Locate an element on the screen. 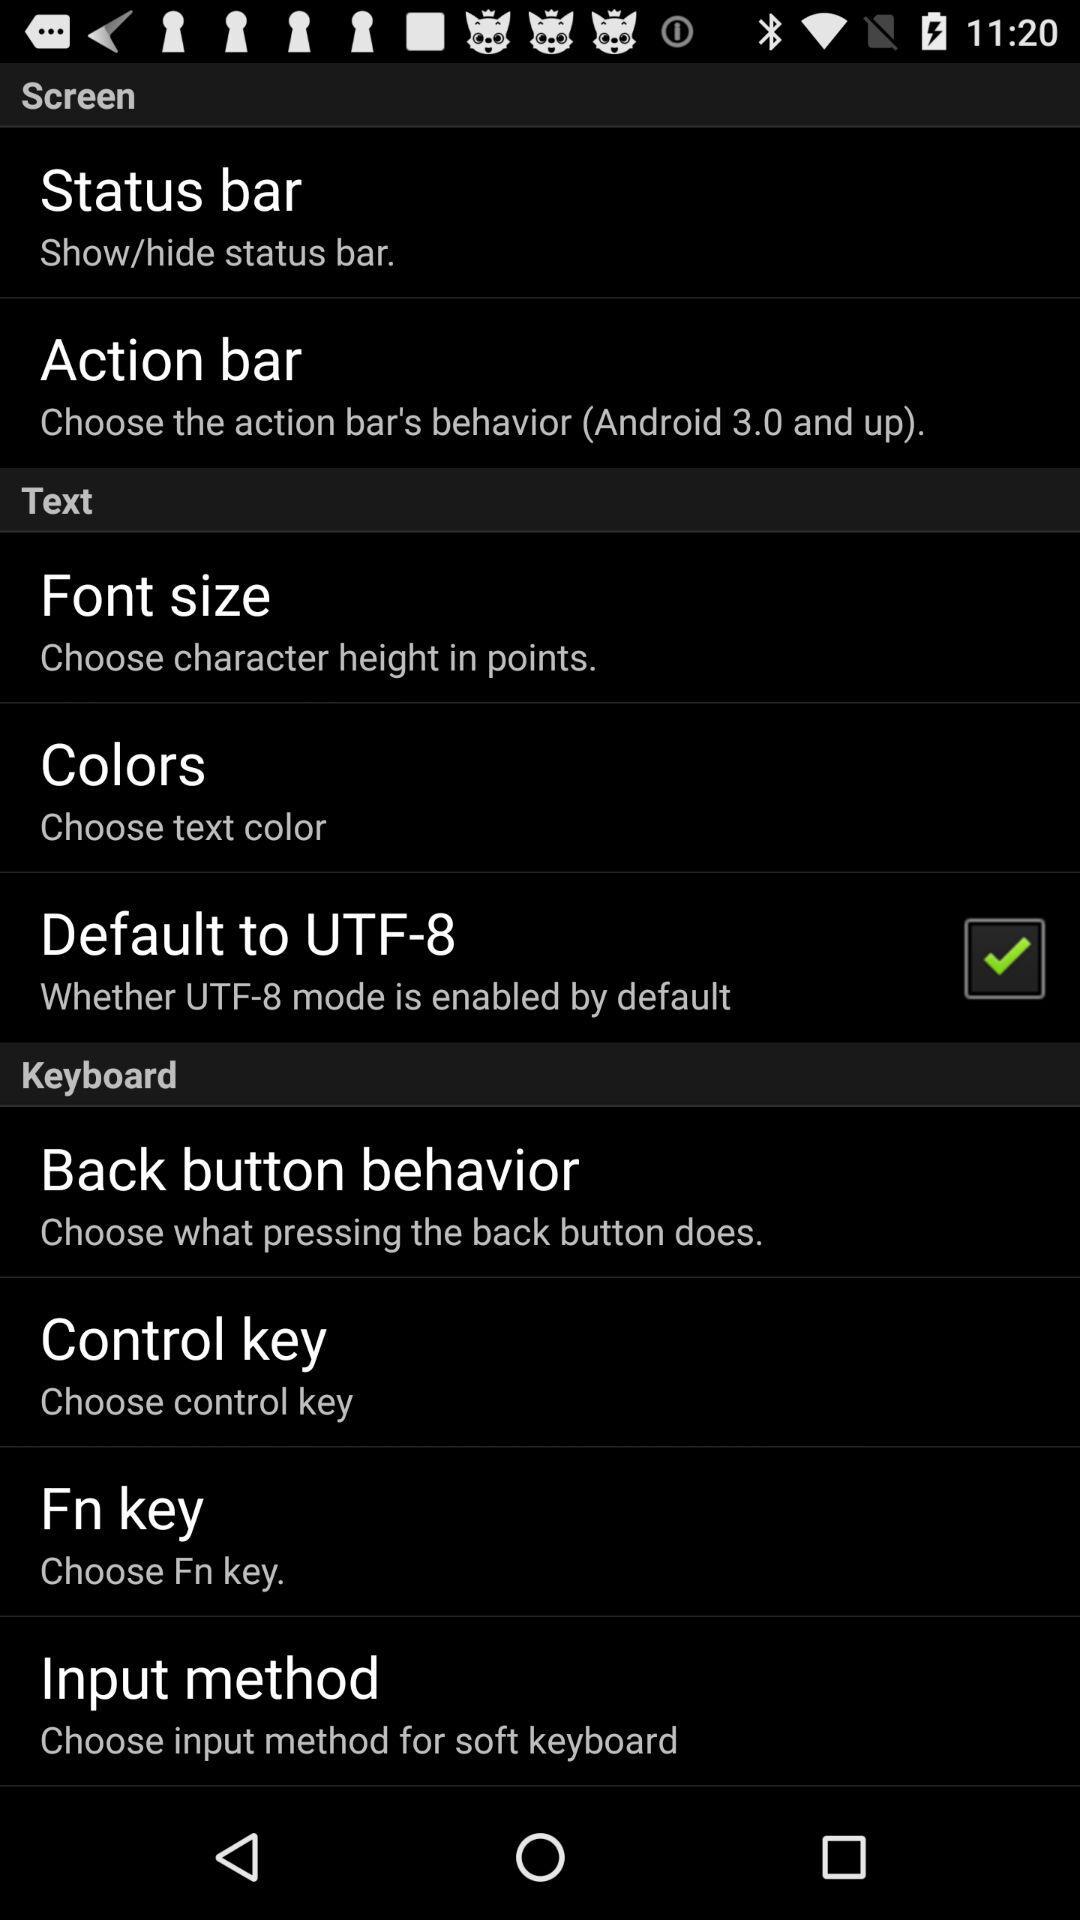  the icon below the back button behavior icon is located at coordinates (401, 1229).